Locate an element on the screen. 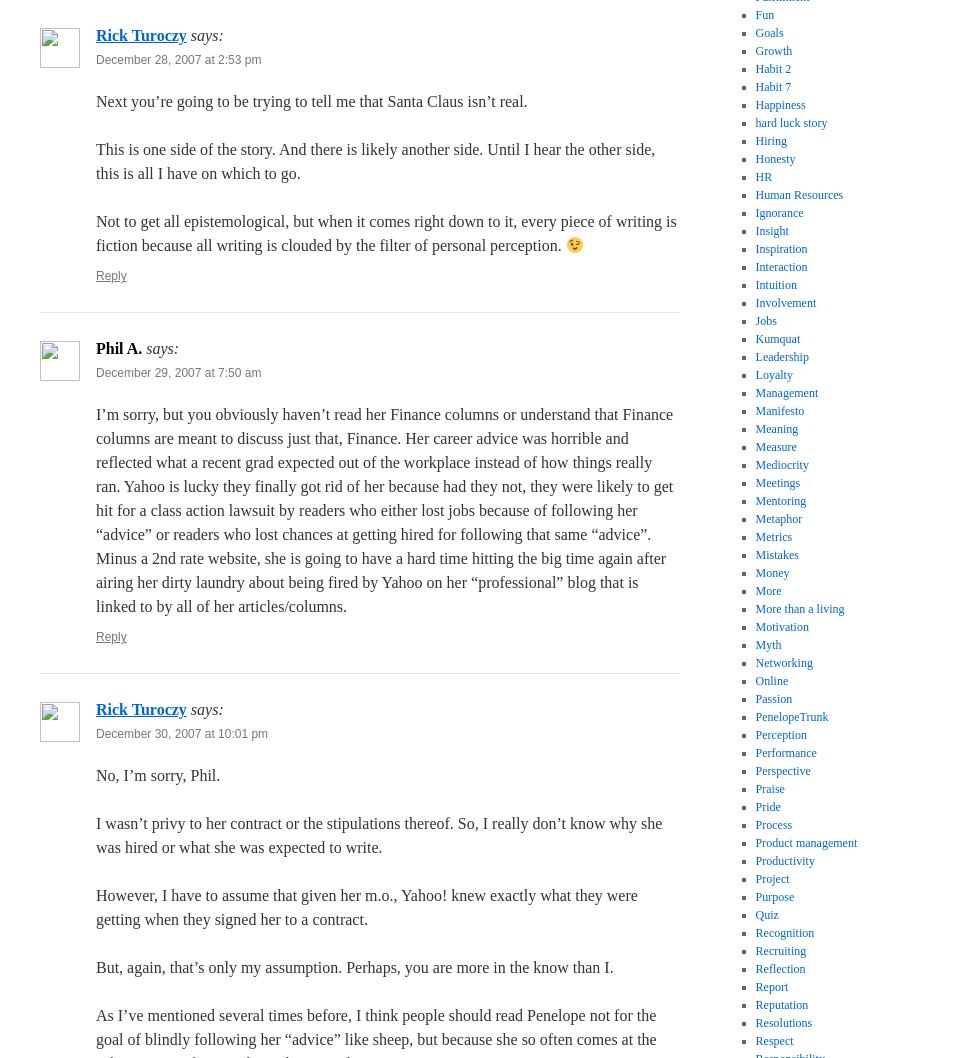 This screenshot has width=980, height=1058. 'Next you’re going to be trying to tell me that Santa Claus isn’t real.' is located at coordinates (311, 100).